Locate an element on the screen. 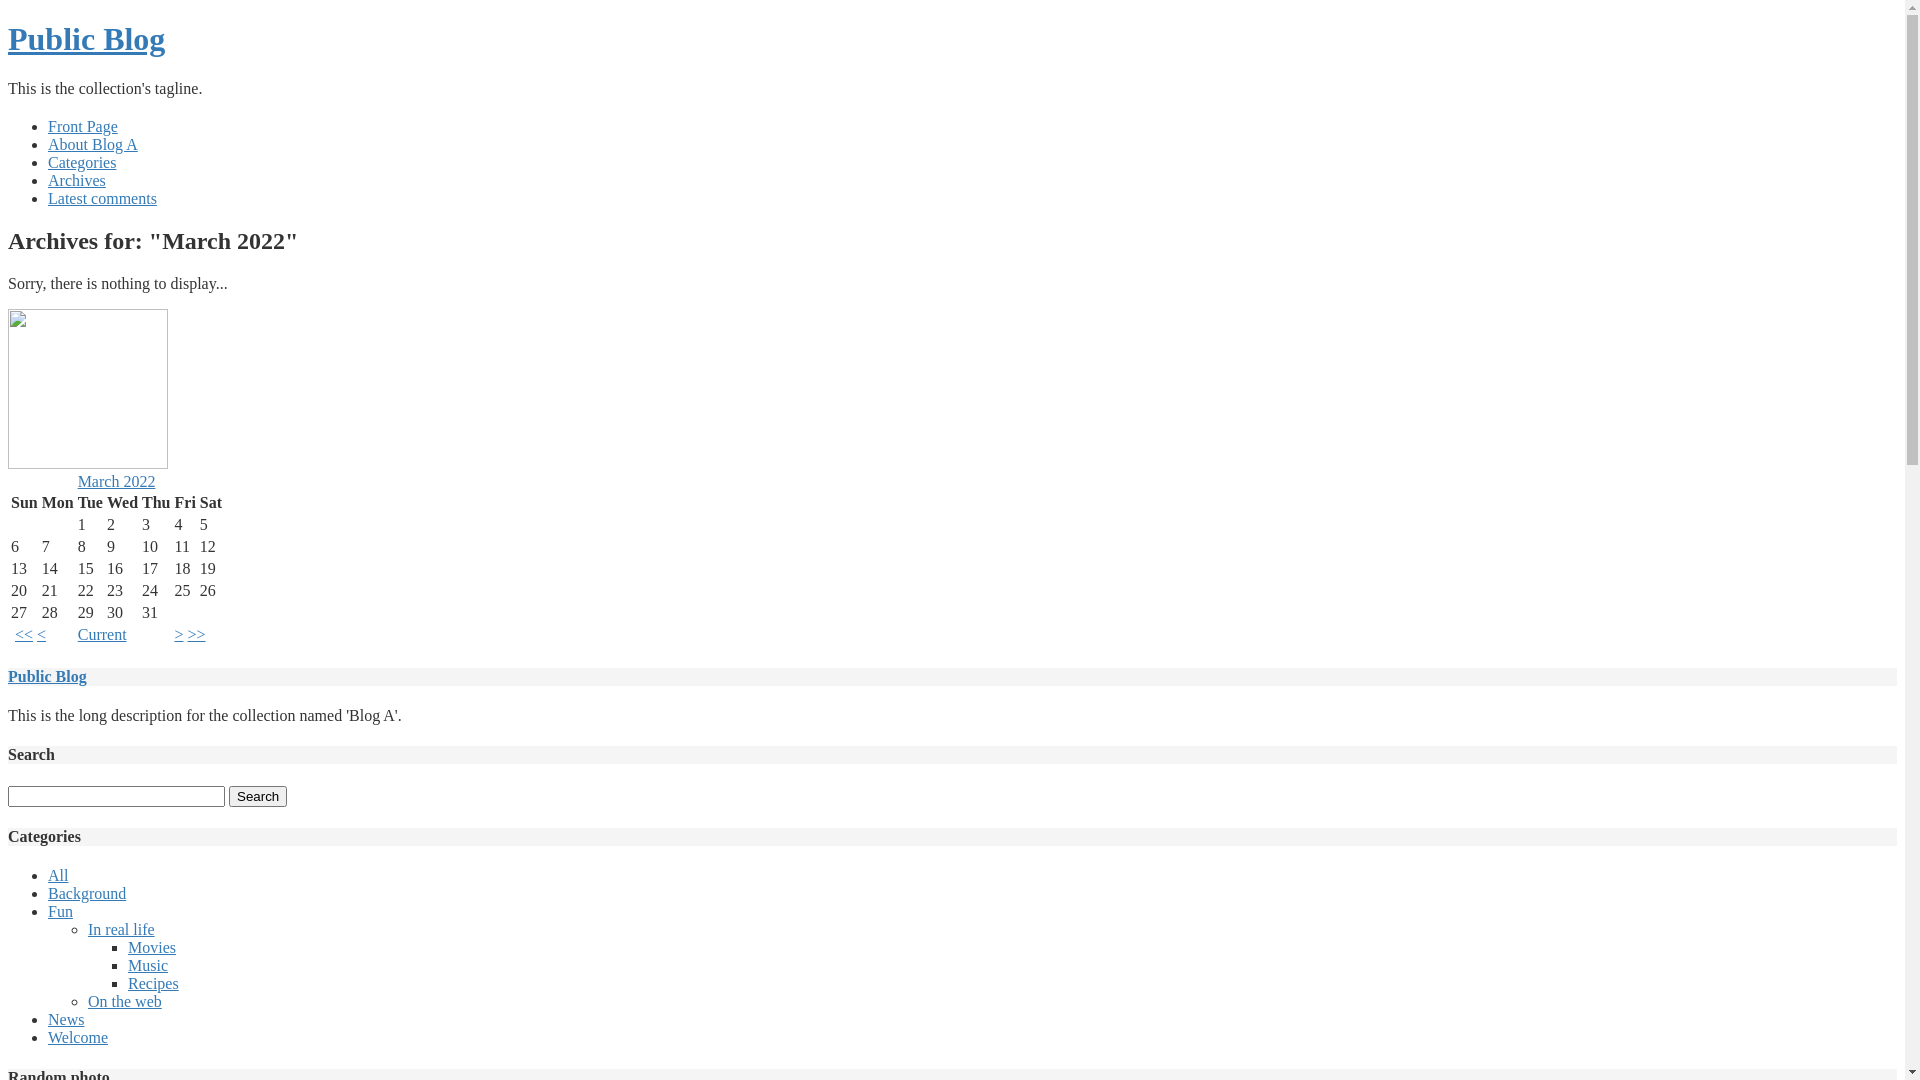  'Archives' is located at coordinates (76, 180).